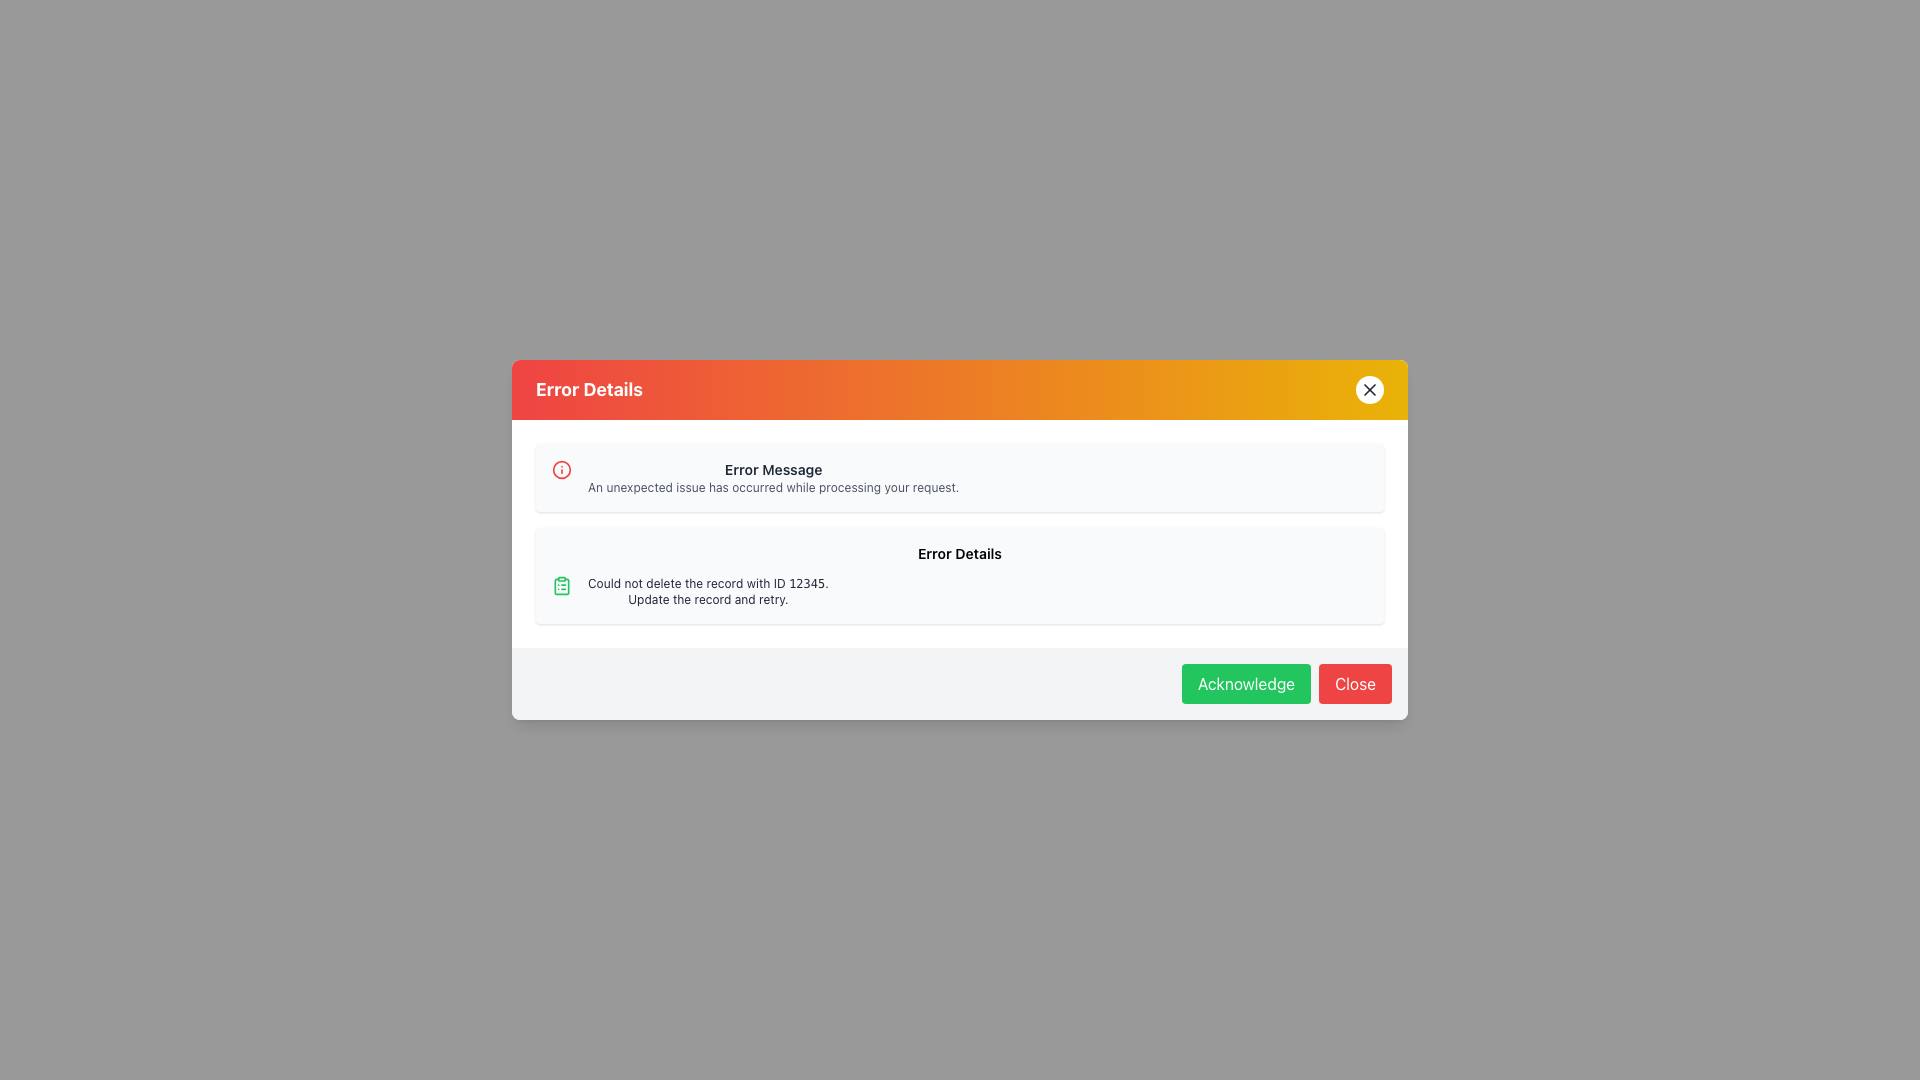  Describe the element at coordinates (807, 583) in the screenshot. I see `the text displaying the numerical value '12345' within the error details modal, which is part of the message 'Could not delete the record with ID 12345.'` at that location.